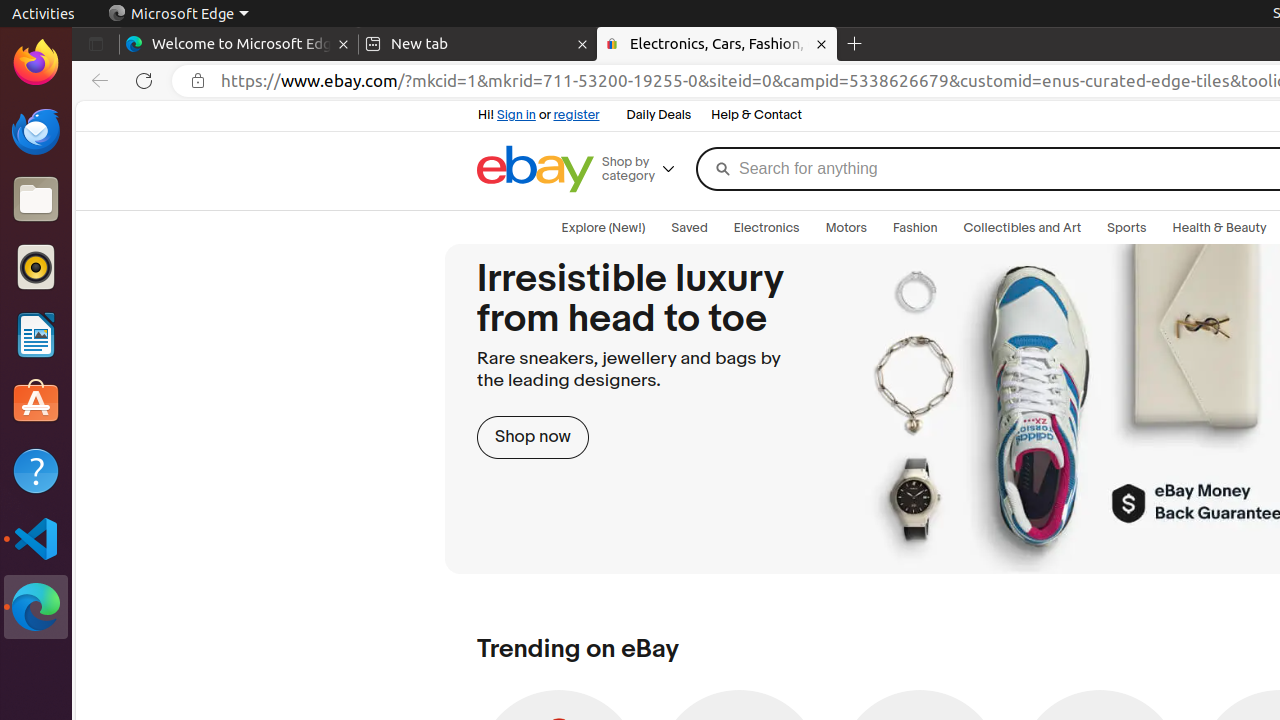  What do you see at coordinates (765, 227) in the screenshot?
I see `'Electronics'` at bounding box center [765, 227].